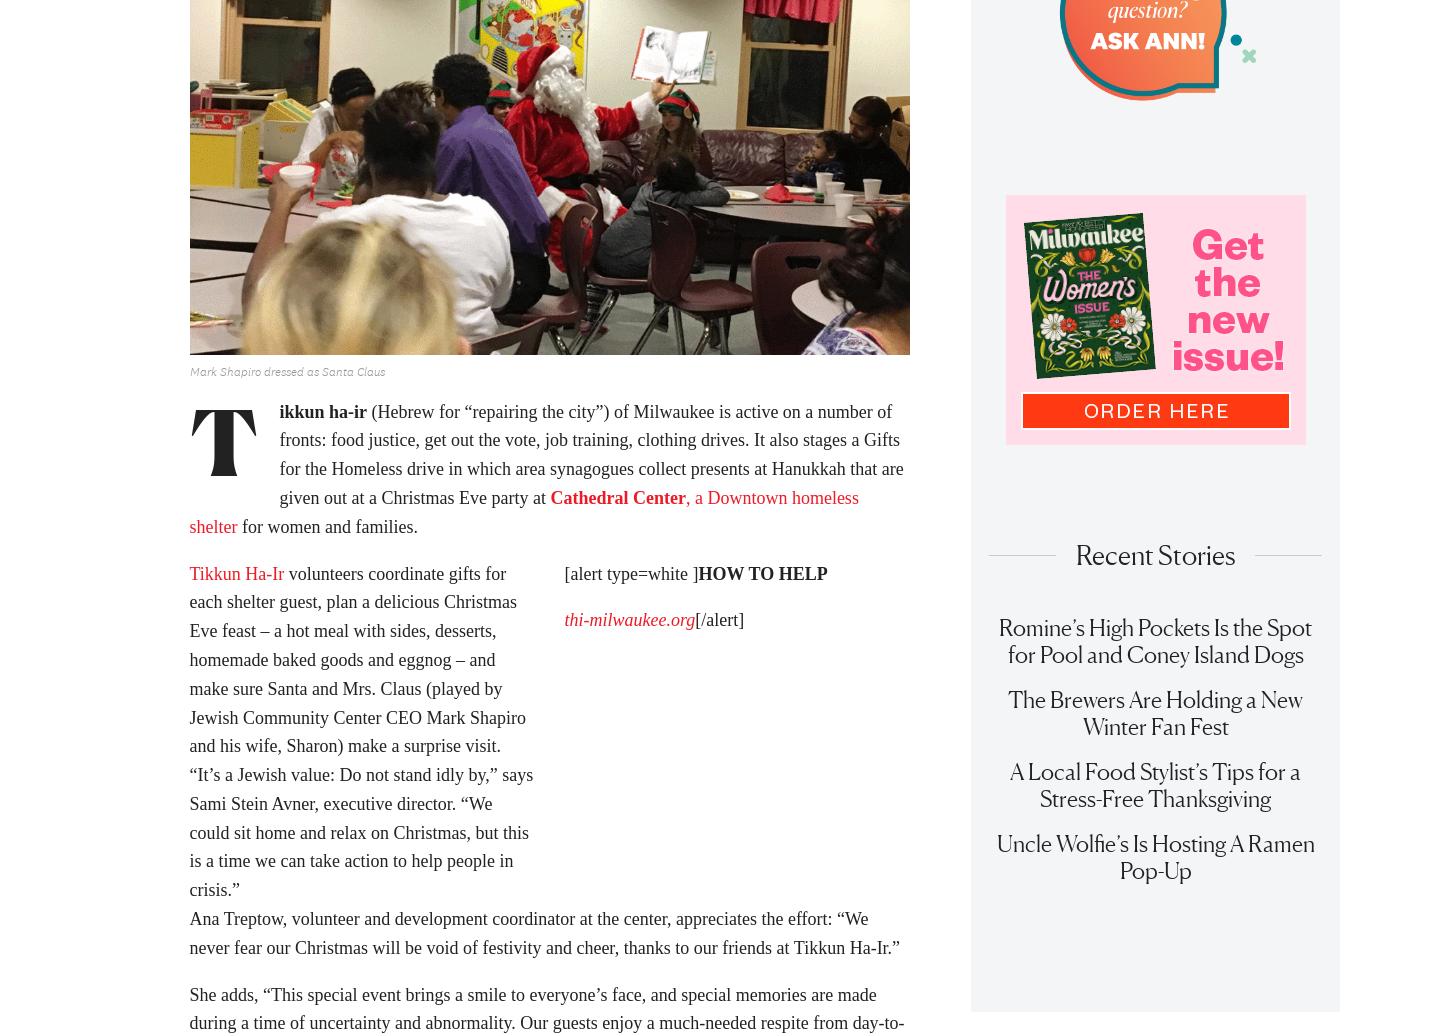 The height and width of the screenshot is (1036, 1450). I want to click on 'Romine’s High Pockets Is the Spot for Pool and Coney Island Dogs', so click(1154, 646).